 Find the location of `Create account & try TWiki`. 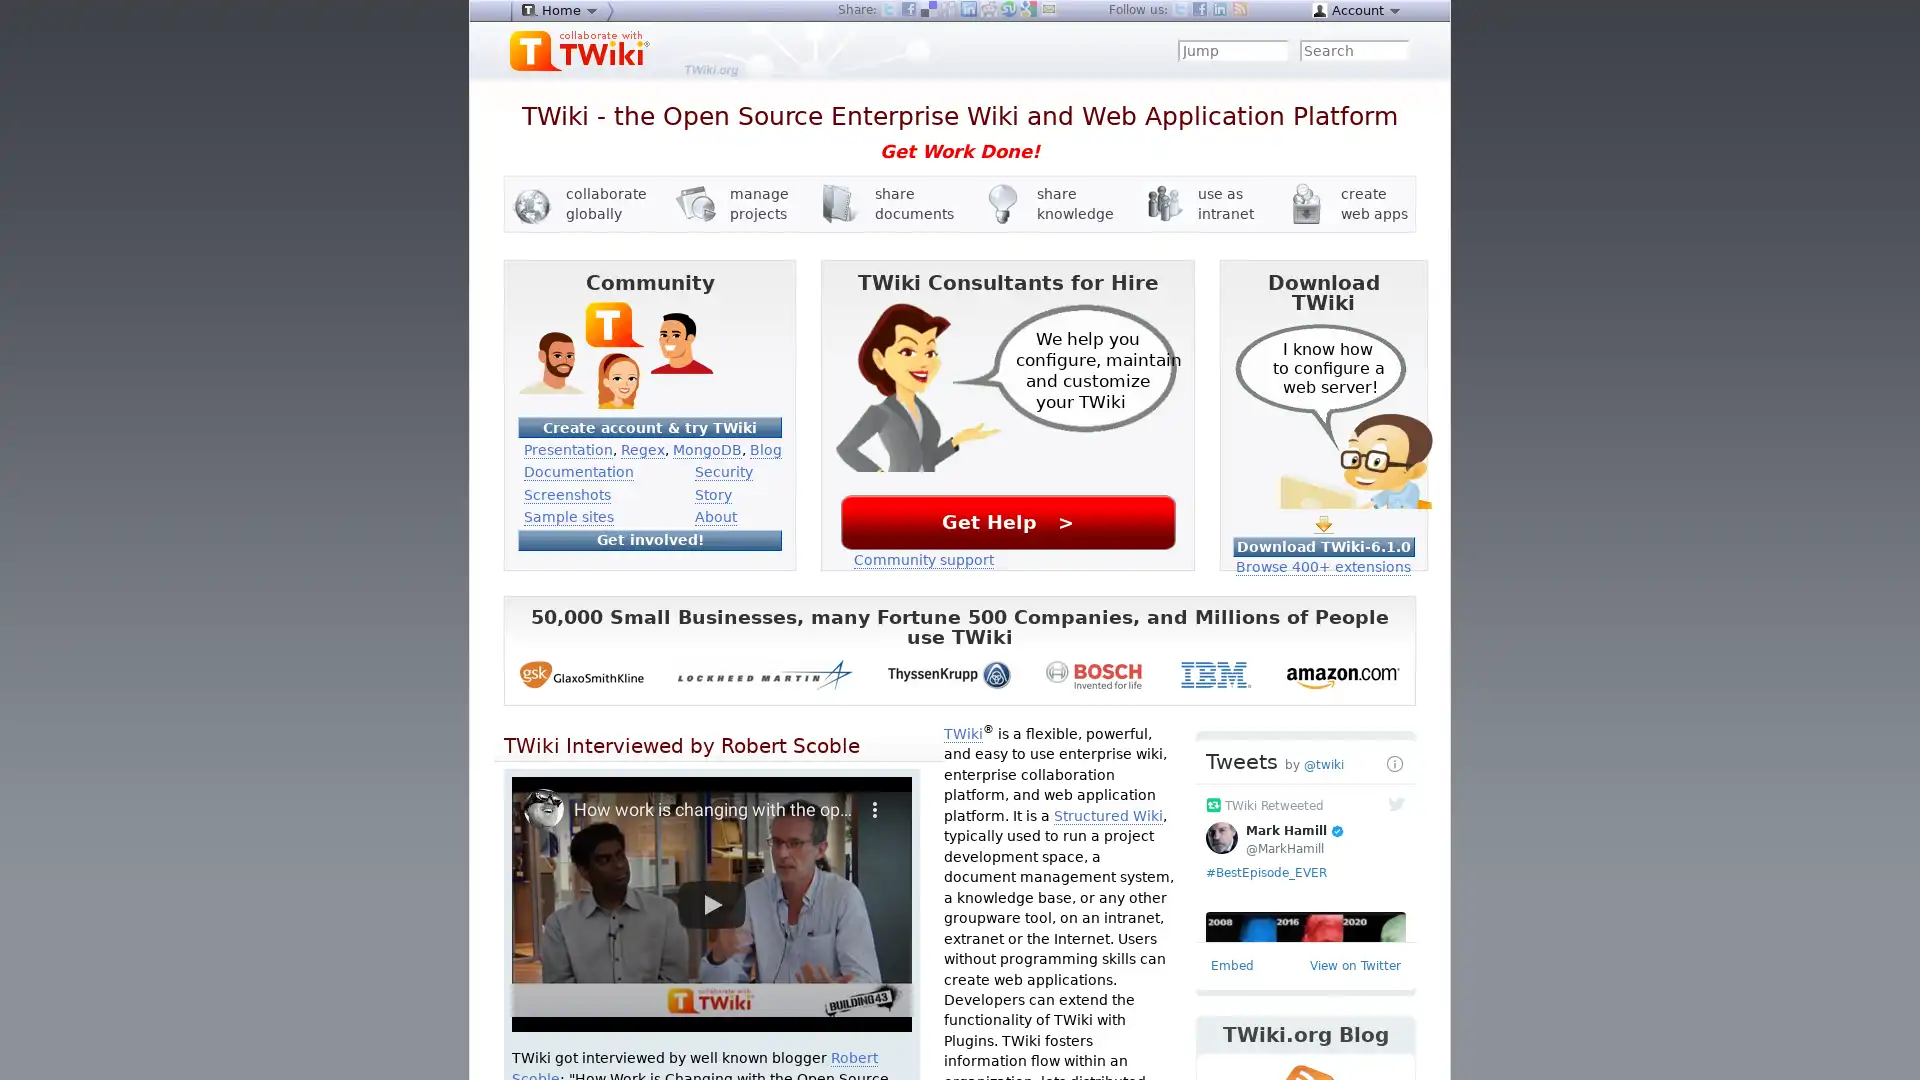

Create account & try TWiki is located at coordinates (649, 426).